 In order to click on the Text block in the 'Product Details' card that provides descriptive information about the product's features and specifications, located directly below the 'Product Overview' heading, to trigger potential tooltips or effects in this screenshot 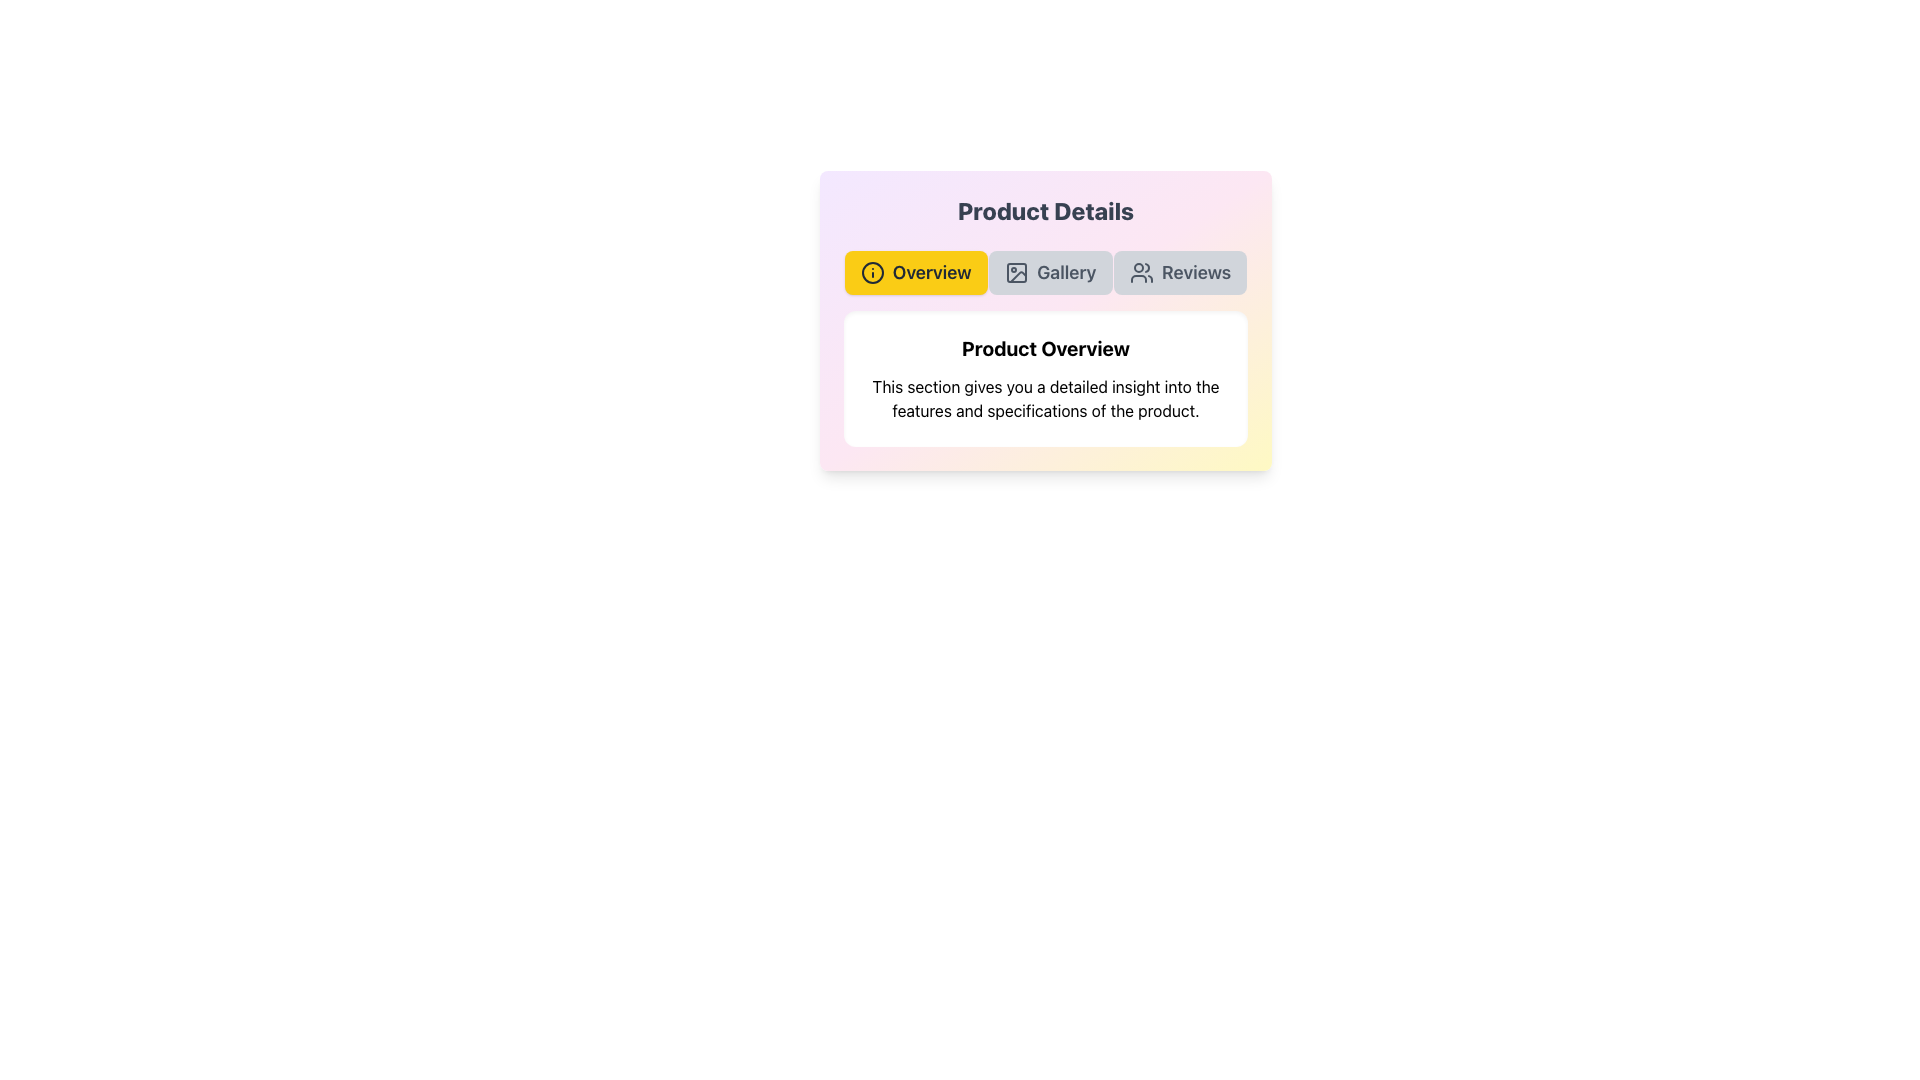, I will do `click(1045, 398)`.